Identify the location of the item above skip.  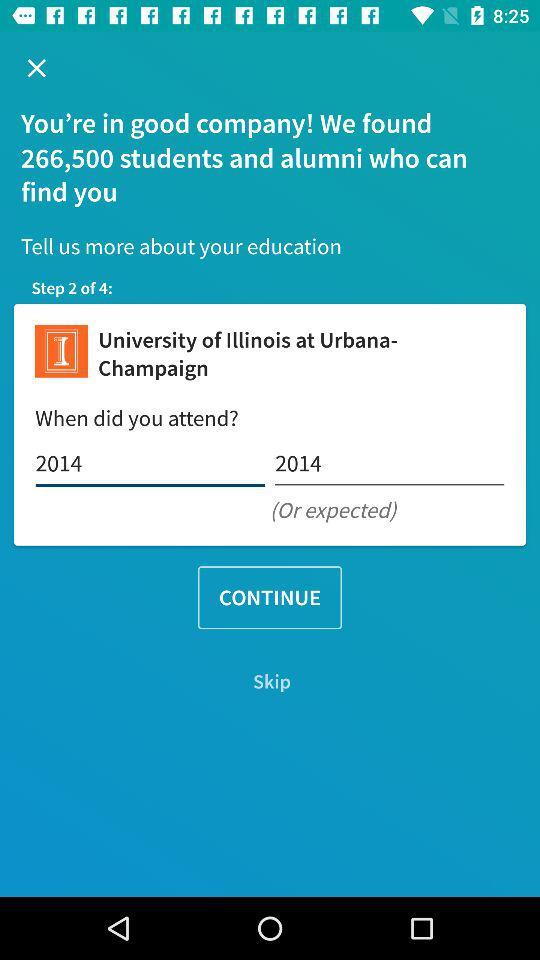
(270, 597).